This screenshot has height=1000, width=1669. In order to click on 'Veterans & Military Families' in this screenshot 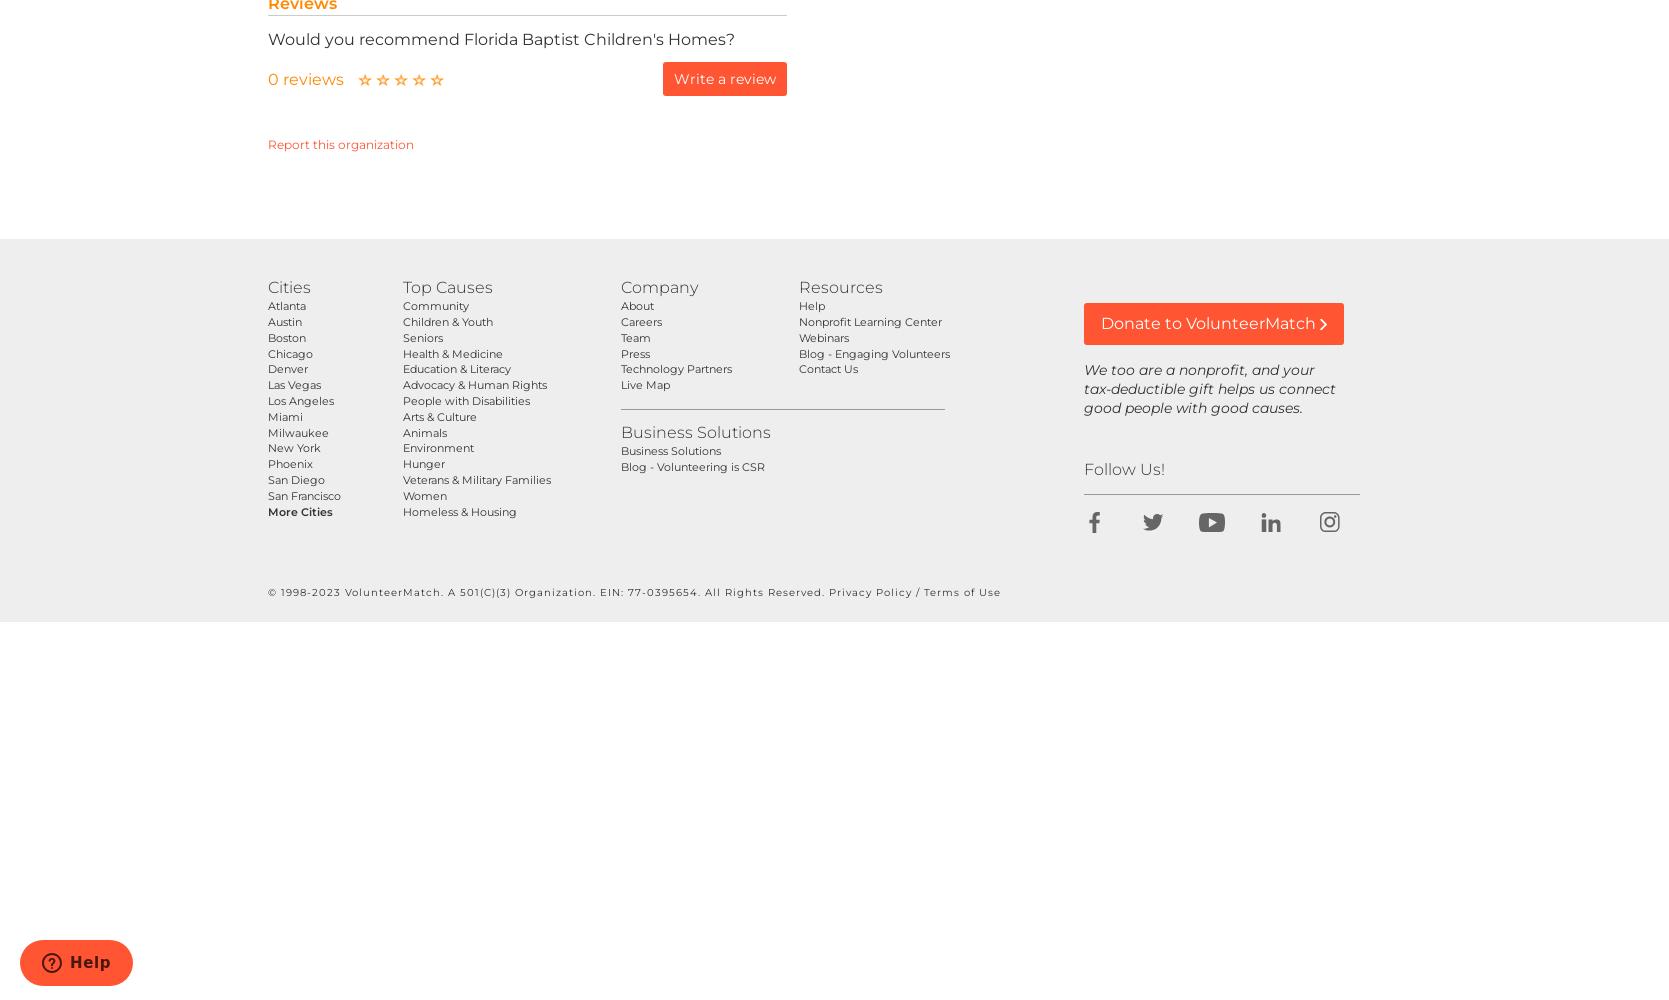, I will do `click(477, 479)`.